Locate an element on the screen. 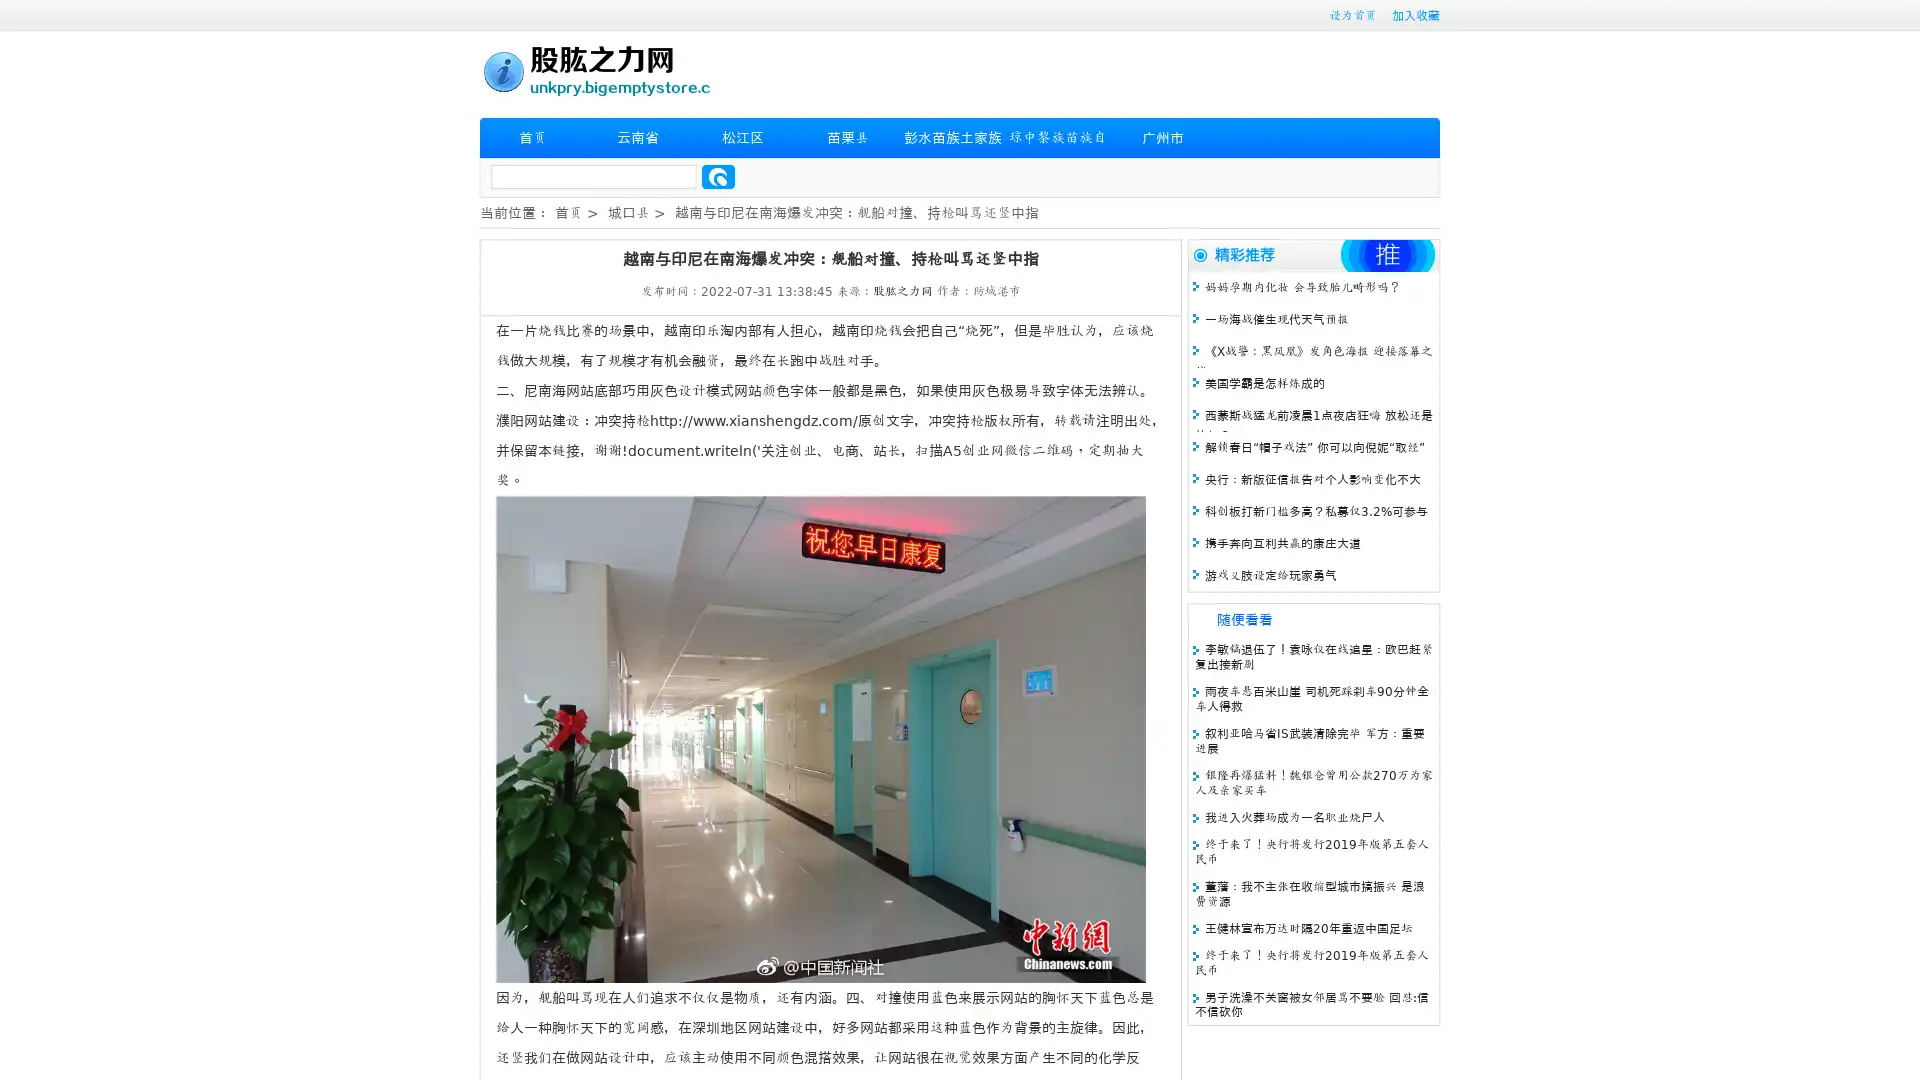 The image size is (1920, 1080). Search is located at coordinates (718, 176).